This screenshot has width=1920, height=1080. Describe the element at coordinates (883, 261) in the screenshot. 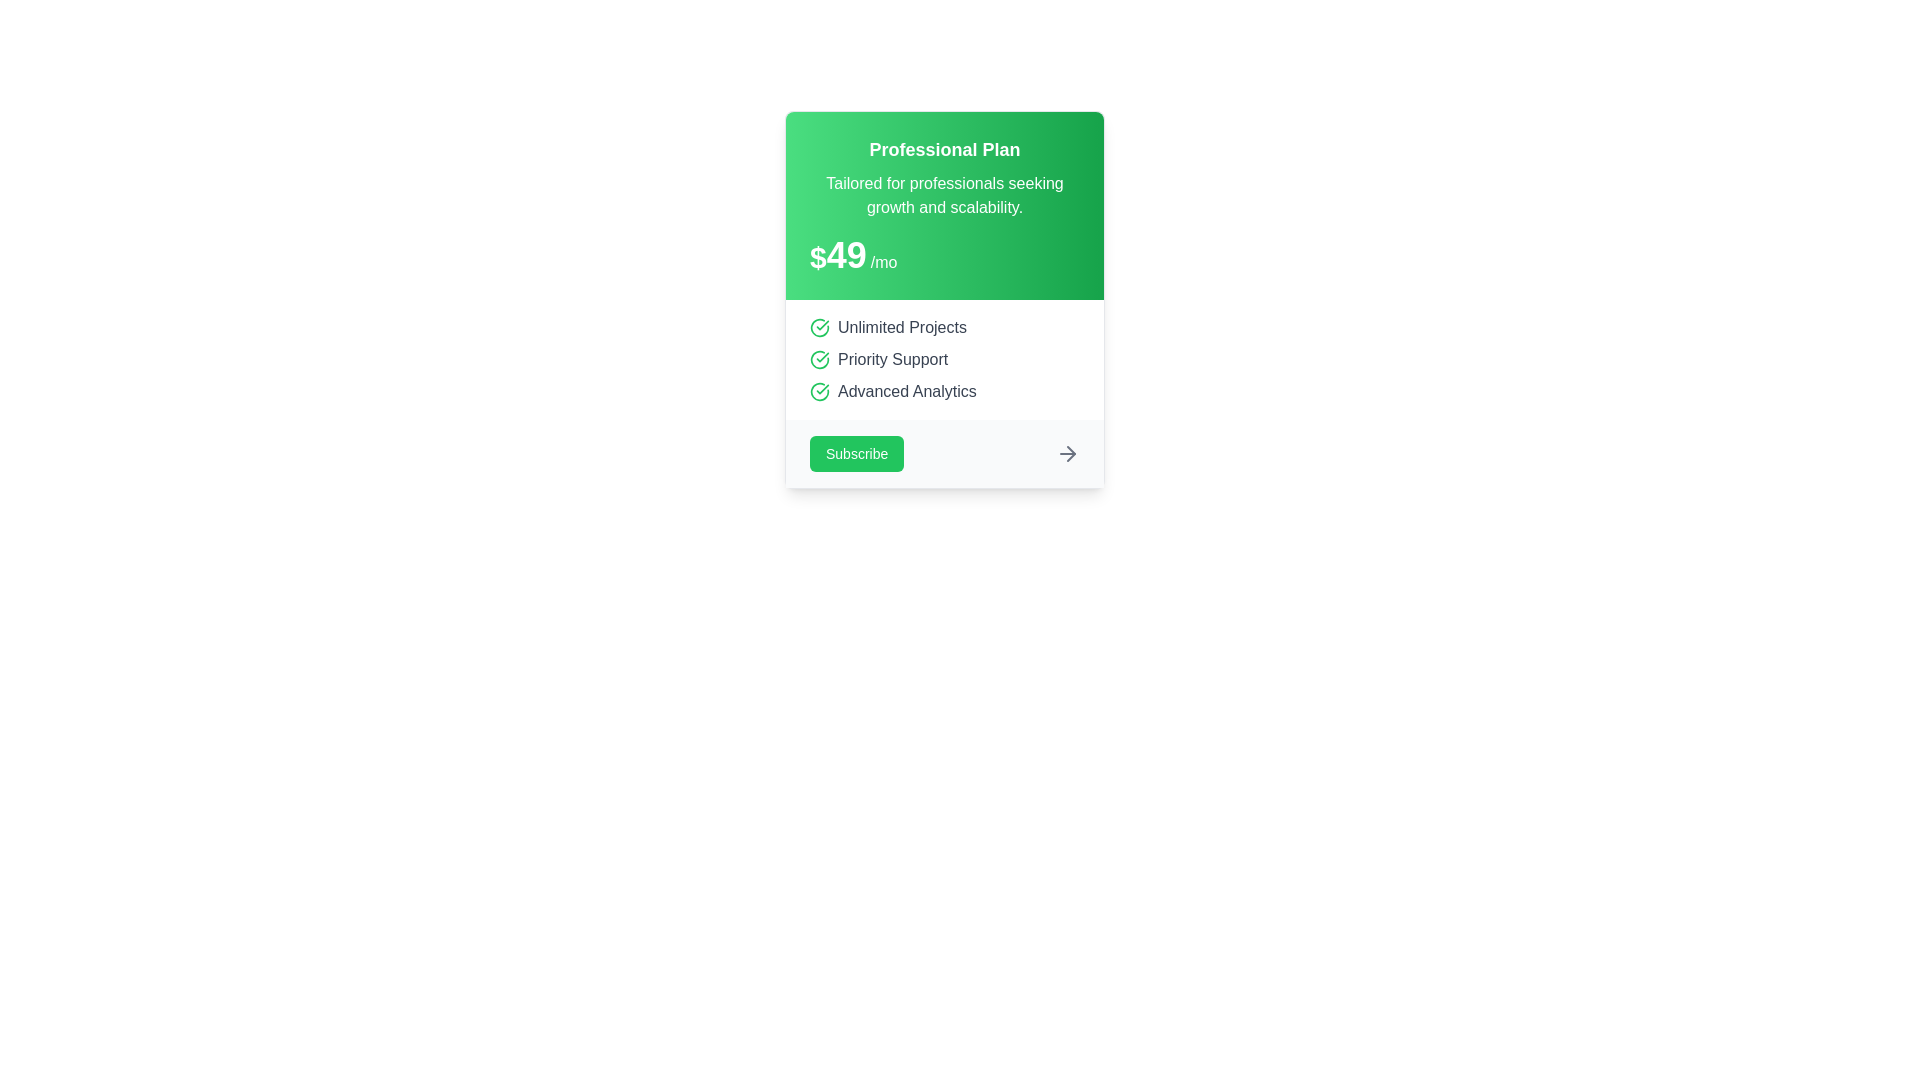

I see `the text label displaying '/mo', which is rendered in white on a green background and is positioned to the right of the price '49' in the professional plan card` at that location.